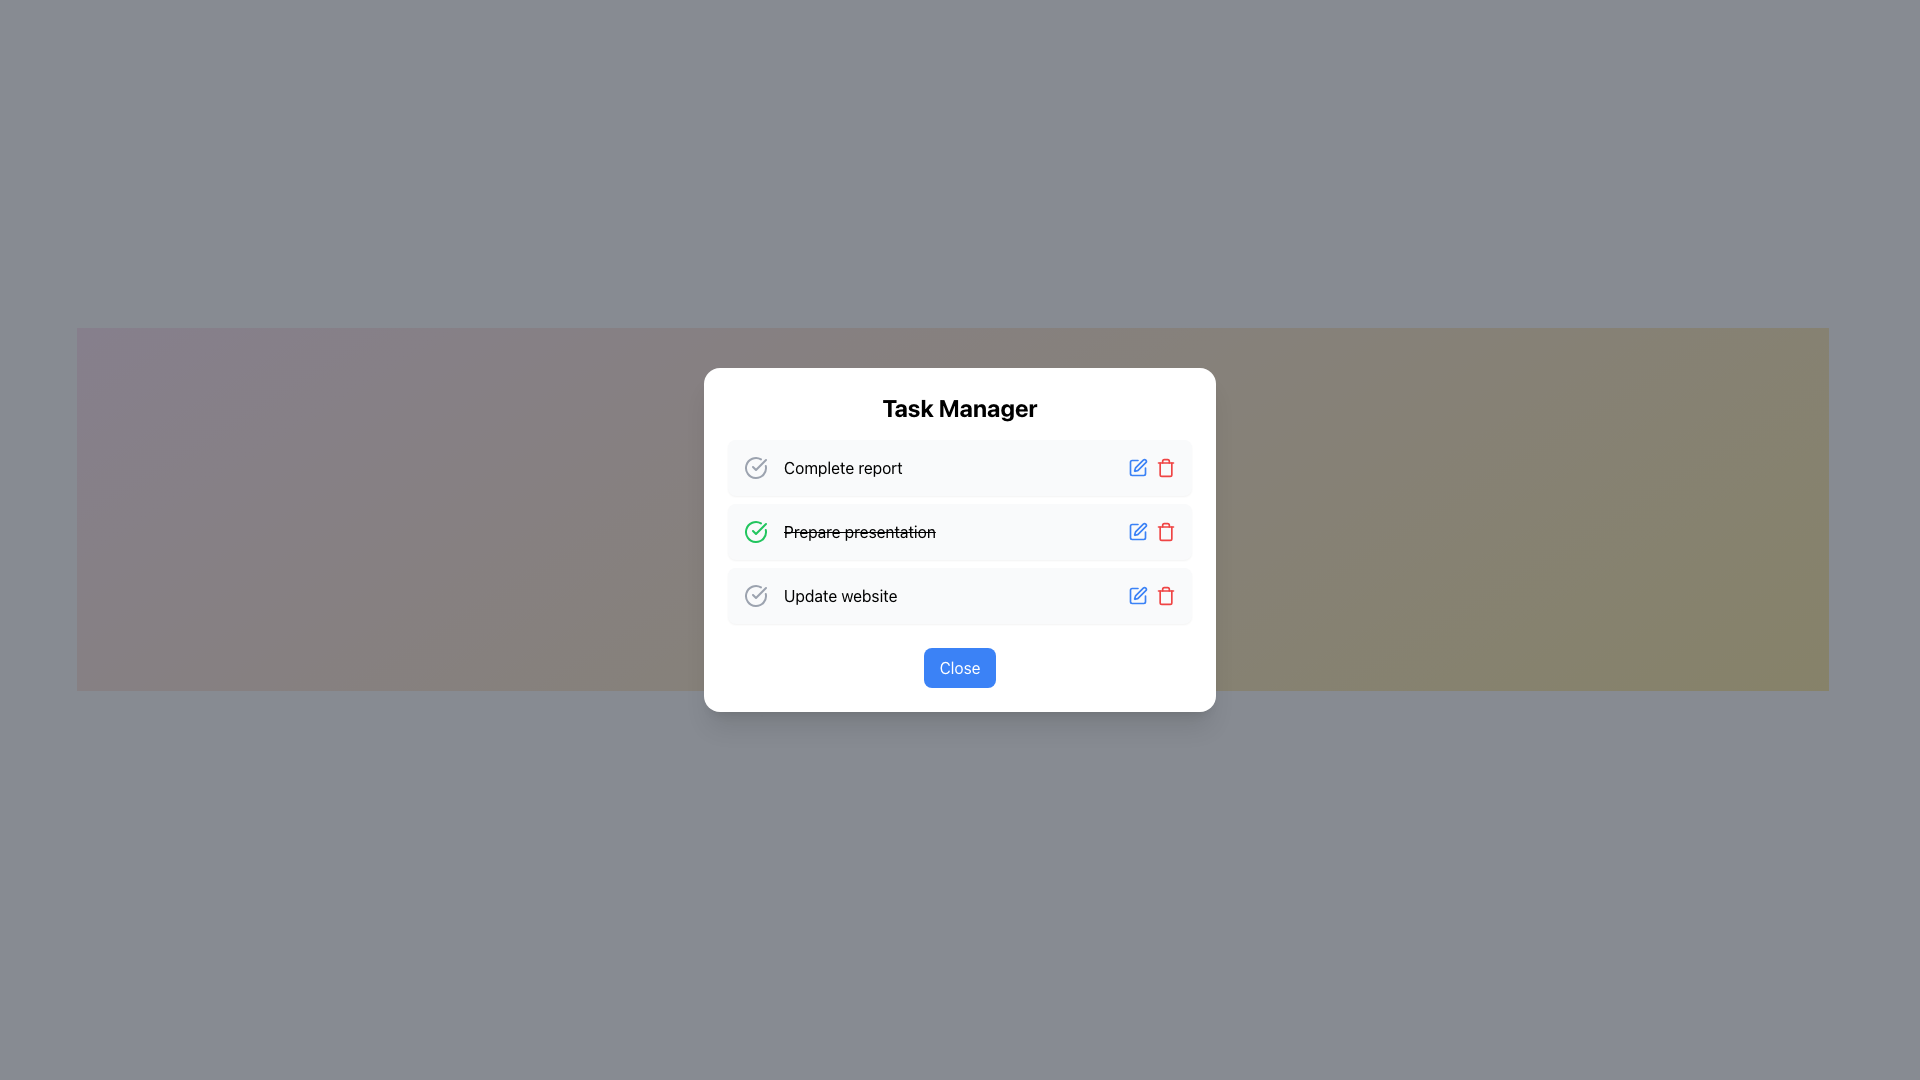 Image resolution: width=1920 pixels, height=1080 pixels. What do you see at coordinates (758, 465) in the screenshot?
I see `the checkmark icon in the second task row labeled 'Prepare presentation' in the Task Manager interface` at bounding box center [758, 465].